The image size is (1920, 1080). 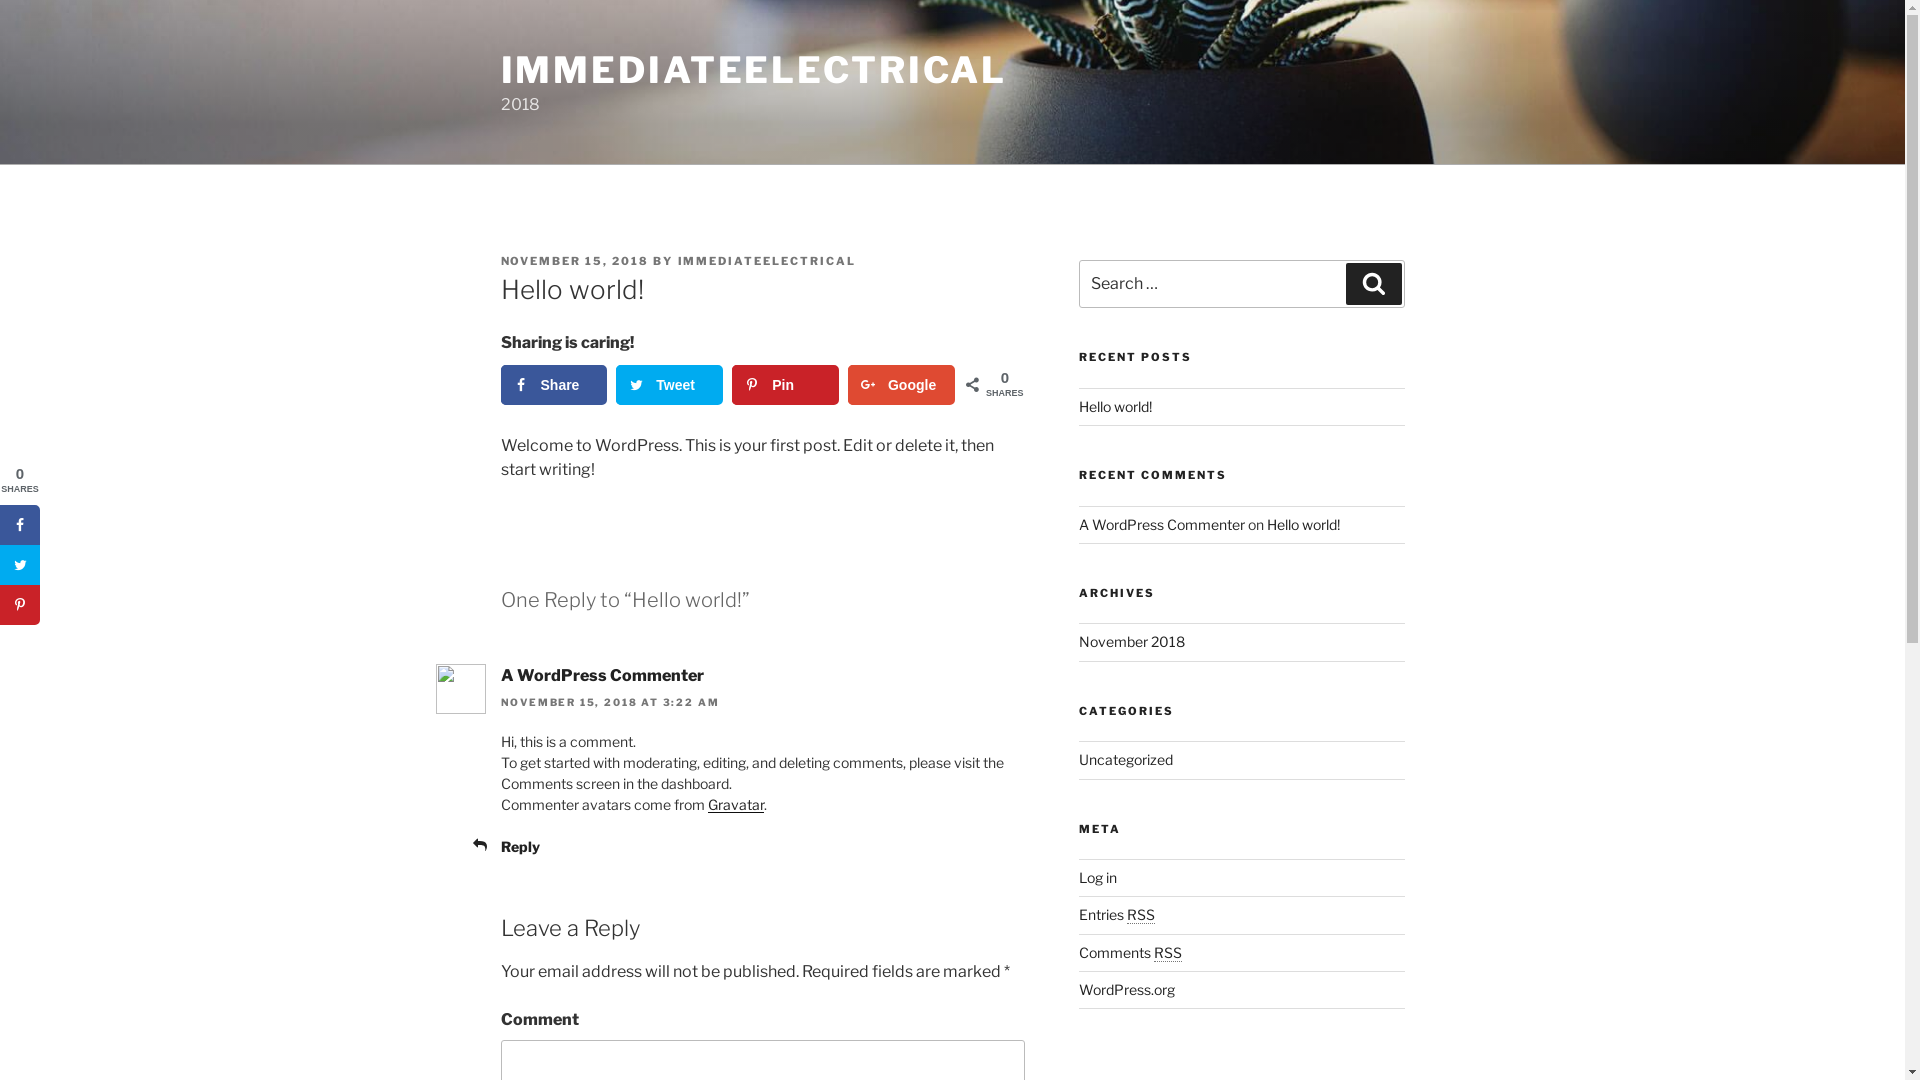 I want to click on 'Log in', so click(x=1097, y=876).